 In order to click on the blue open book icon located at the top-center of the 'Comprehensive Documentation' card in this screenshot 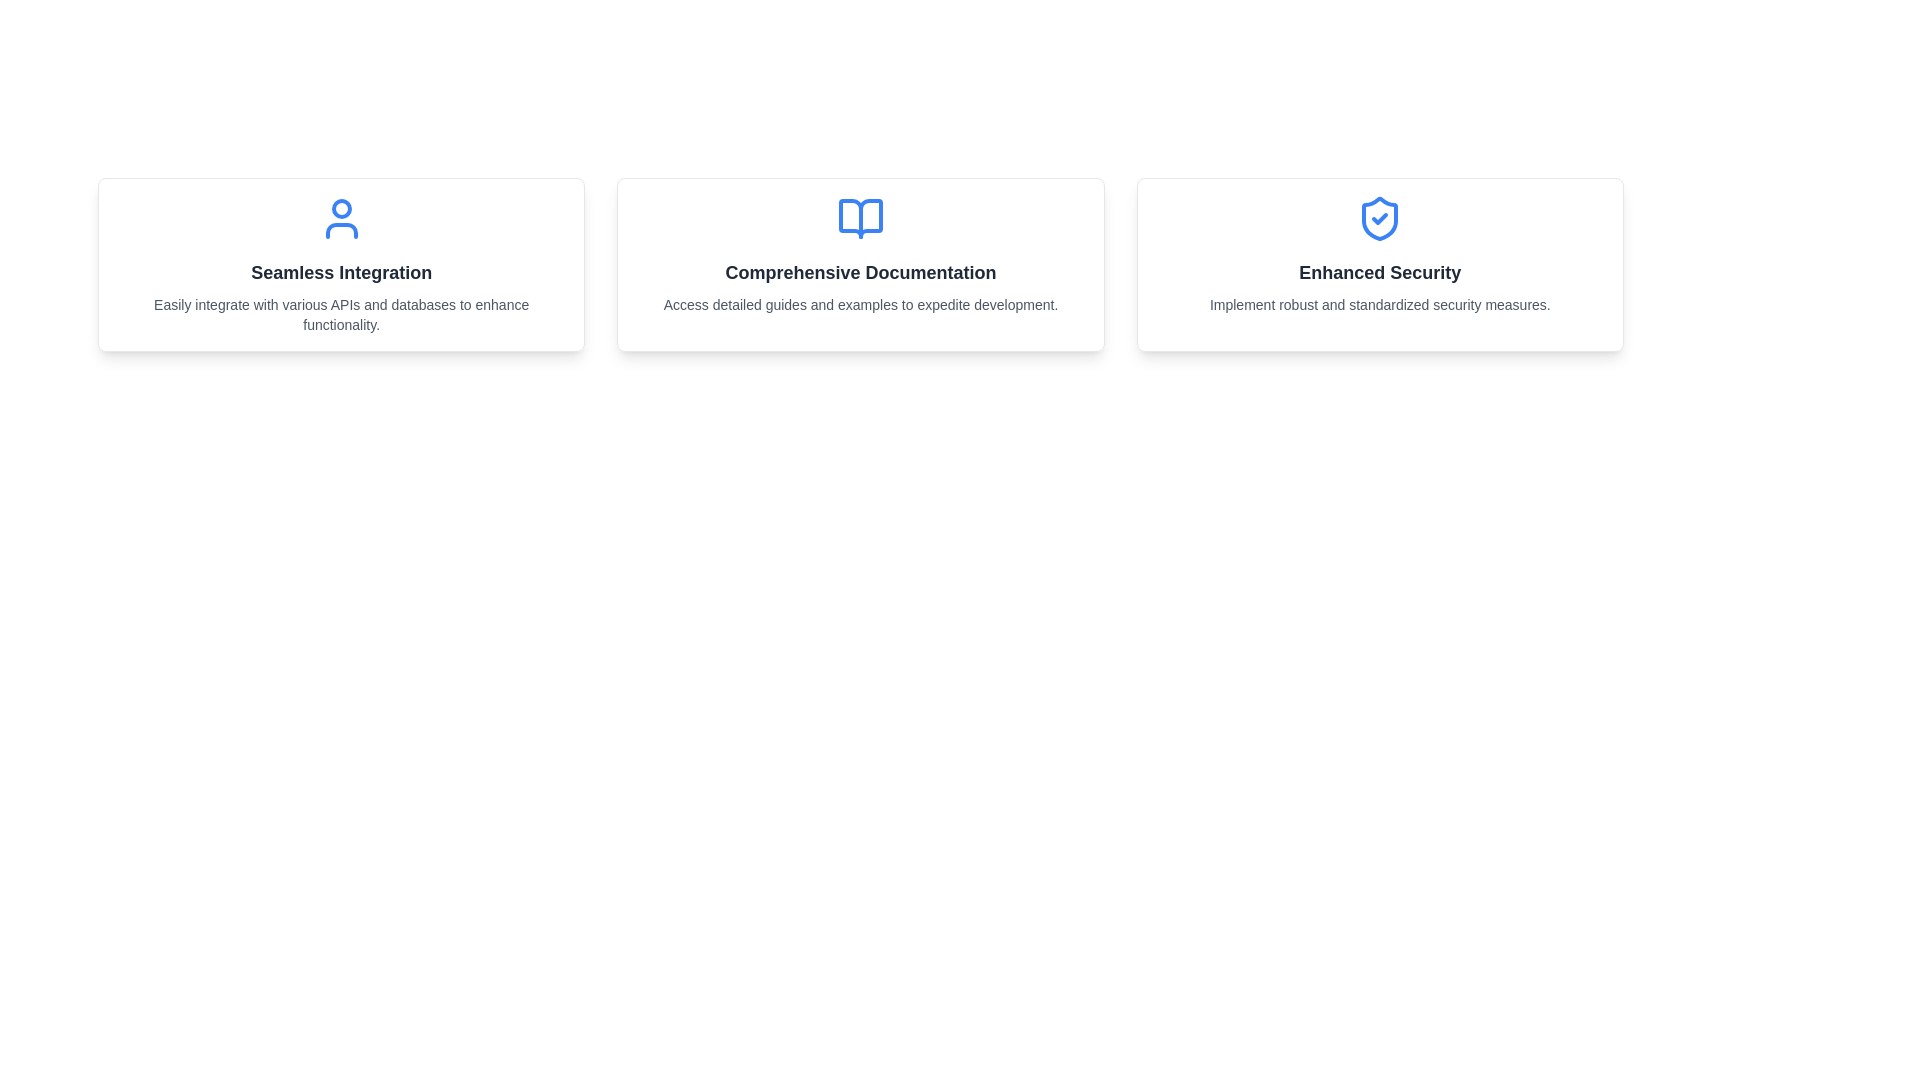, I will do `click(860, 219)`.